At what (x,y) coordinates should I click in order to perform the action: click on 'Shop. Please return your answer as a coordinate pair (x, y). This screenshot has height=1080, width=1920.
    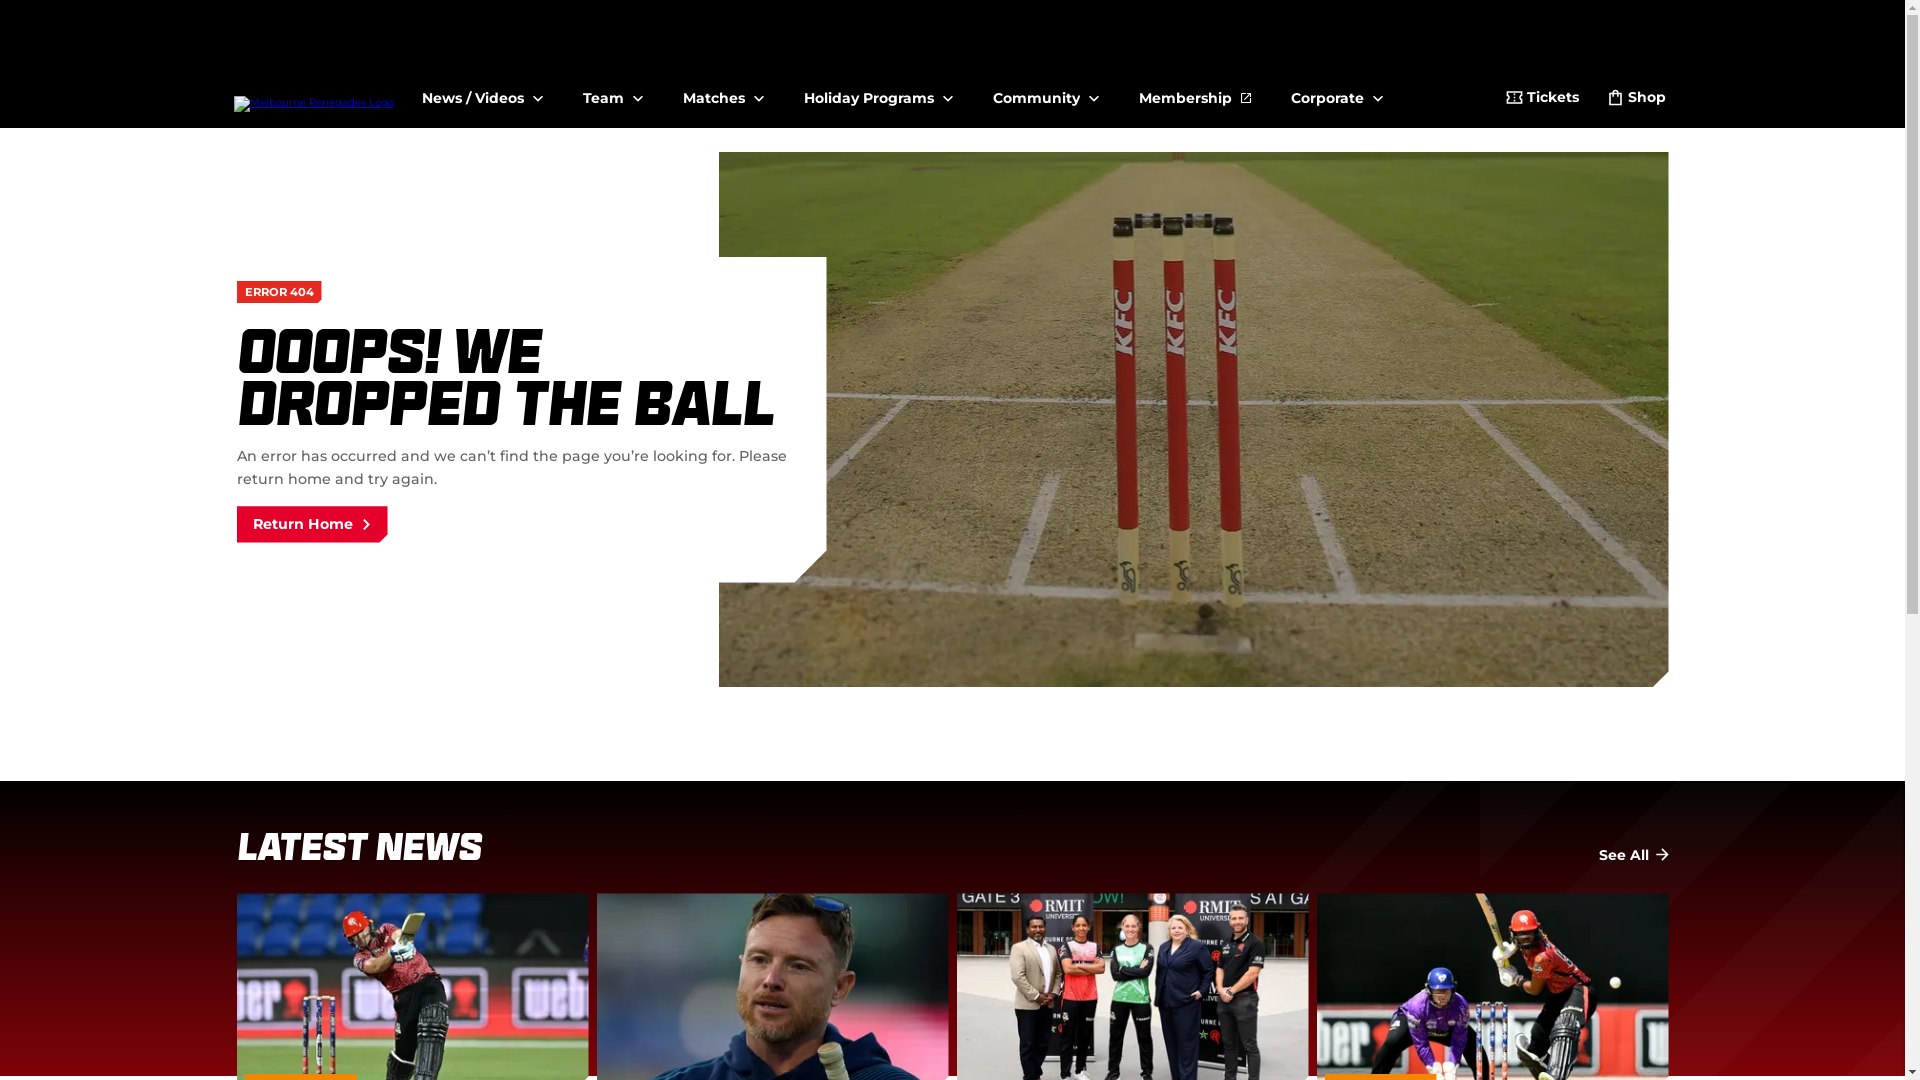
    Looking at the image, I should click on (1606, 100).